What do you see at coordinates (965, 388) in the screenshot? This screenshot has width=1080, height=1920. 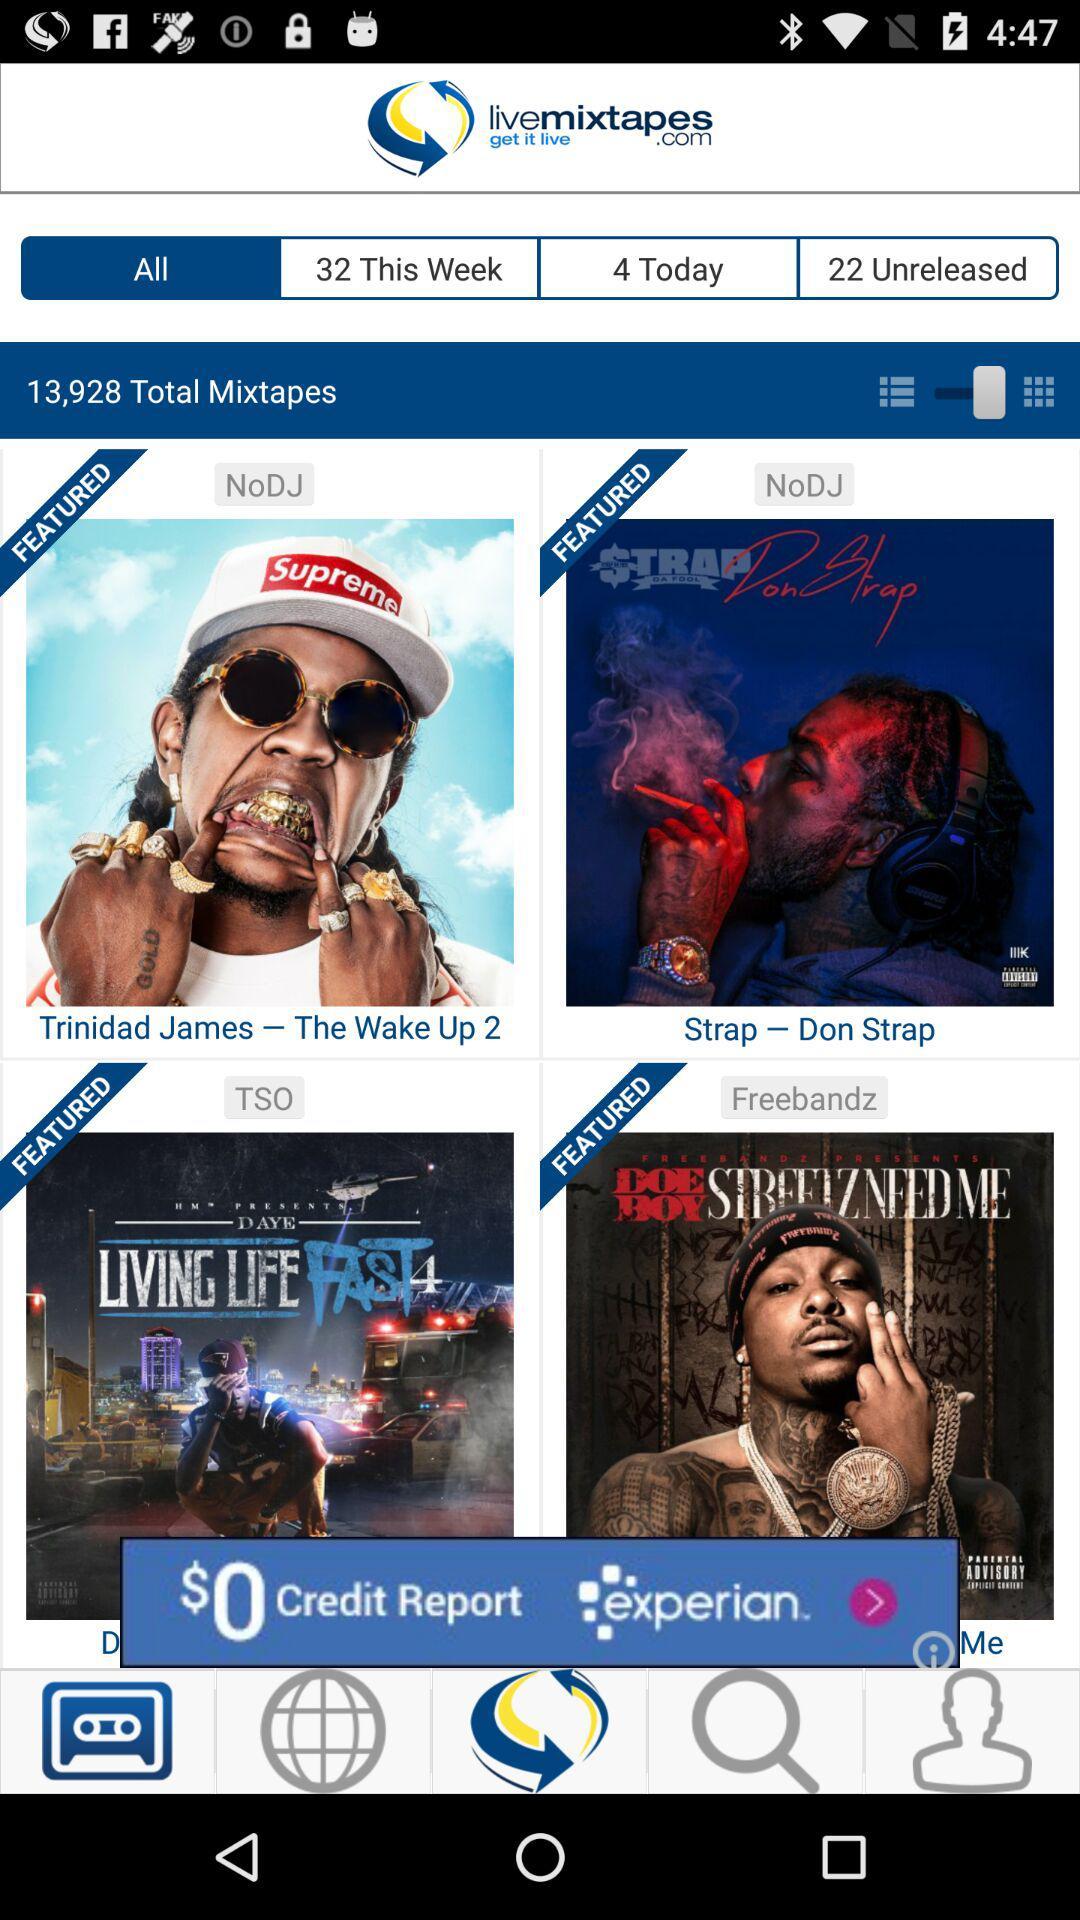 I see `list to grid view toggle` at bounding box center [965, 388].